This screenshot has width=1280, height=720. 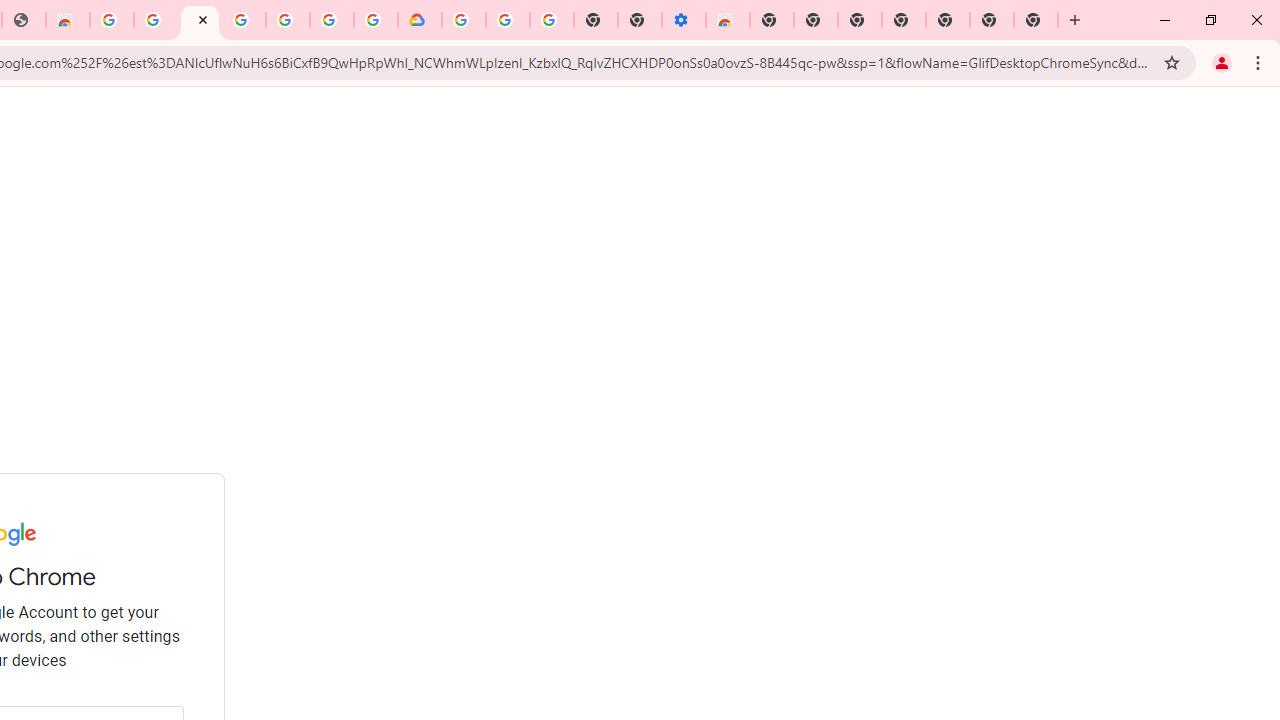 What do you see at coordinates (508, 20) in the screenshot?
I see `'Google Account Help'` at bounding box center [508, 20].